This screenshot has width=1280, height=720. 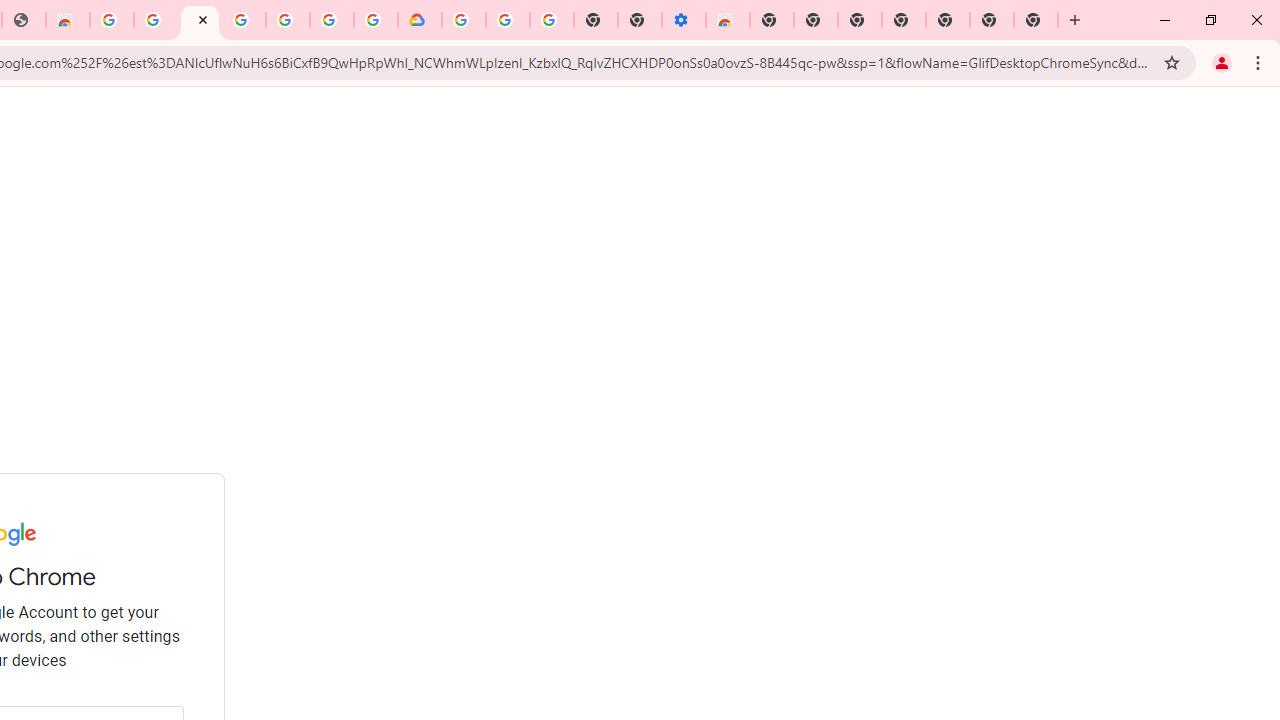 What do you see at coordinates (508, 20) in the screenshot?
I see `'Google Account Help'` at bounding box center [508, 20].